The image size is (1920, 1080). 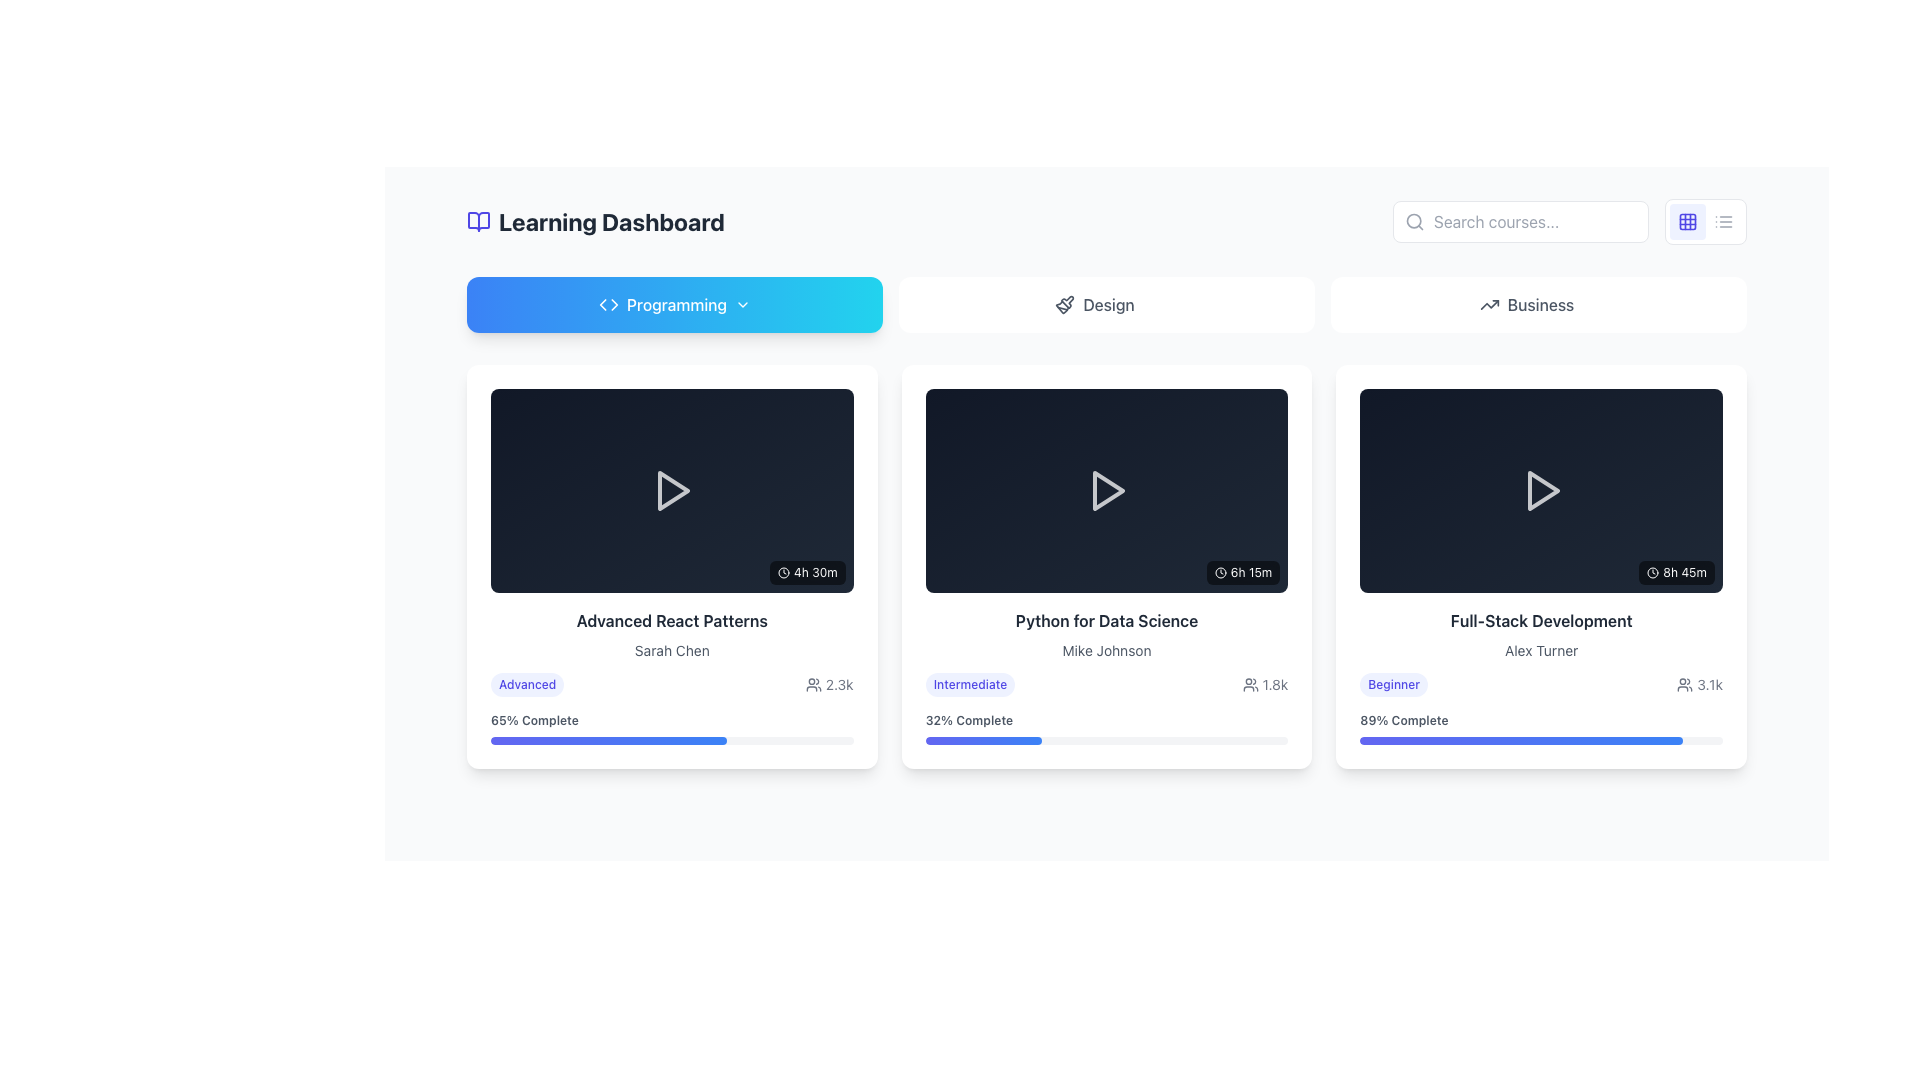 I want to click on the play icon button located centrally within the second card of the 'Programming' category to trigger visual effects, so click(x=1106, y=490).